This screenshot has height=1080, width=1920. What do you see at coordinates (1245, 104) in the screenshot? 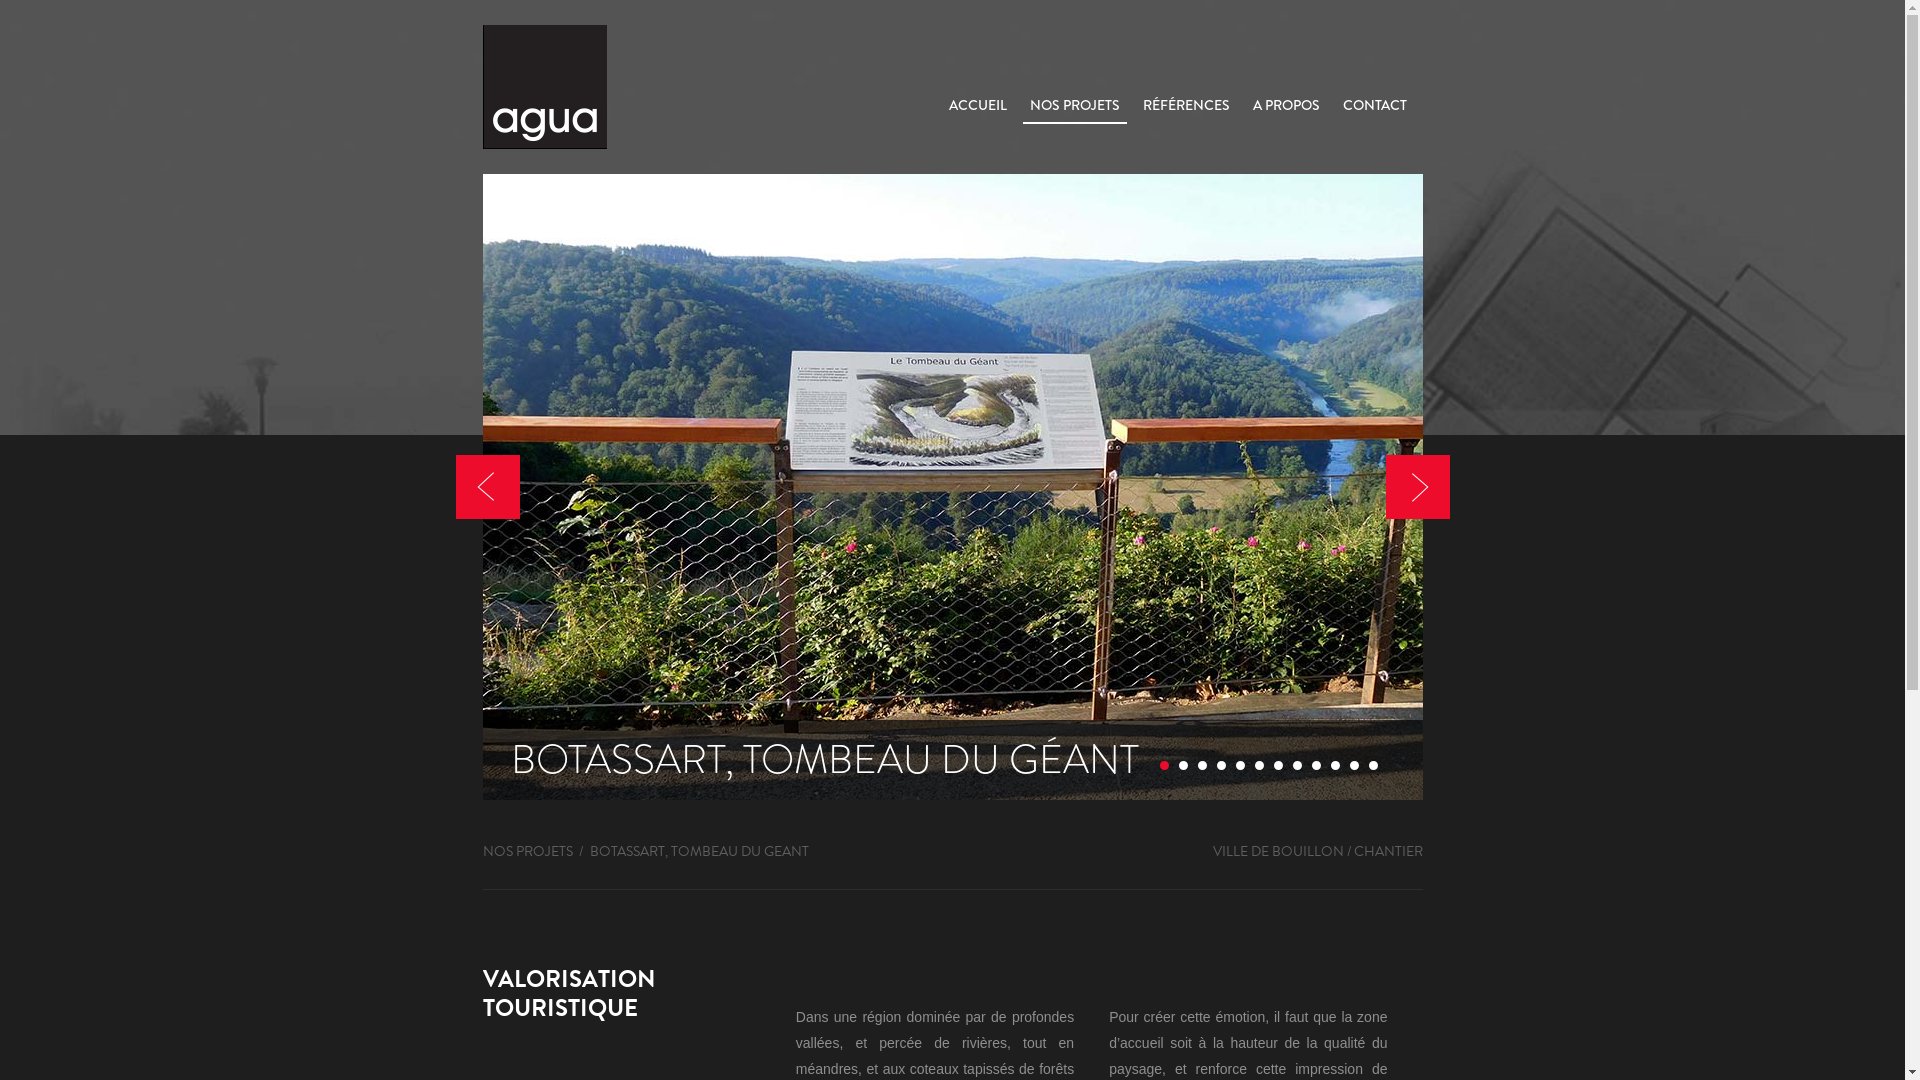
I see `'A PROPOS'` at bounding box center [1245, 104].